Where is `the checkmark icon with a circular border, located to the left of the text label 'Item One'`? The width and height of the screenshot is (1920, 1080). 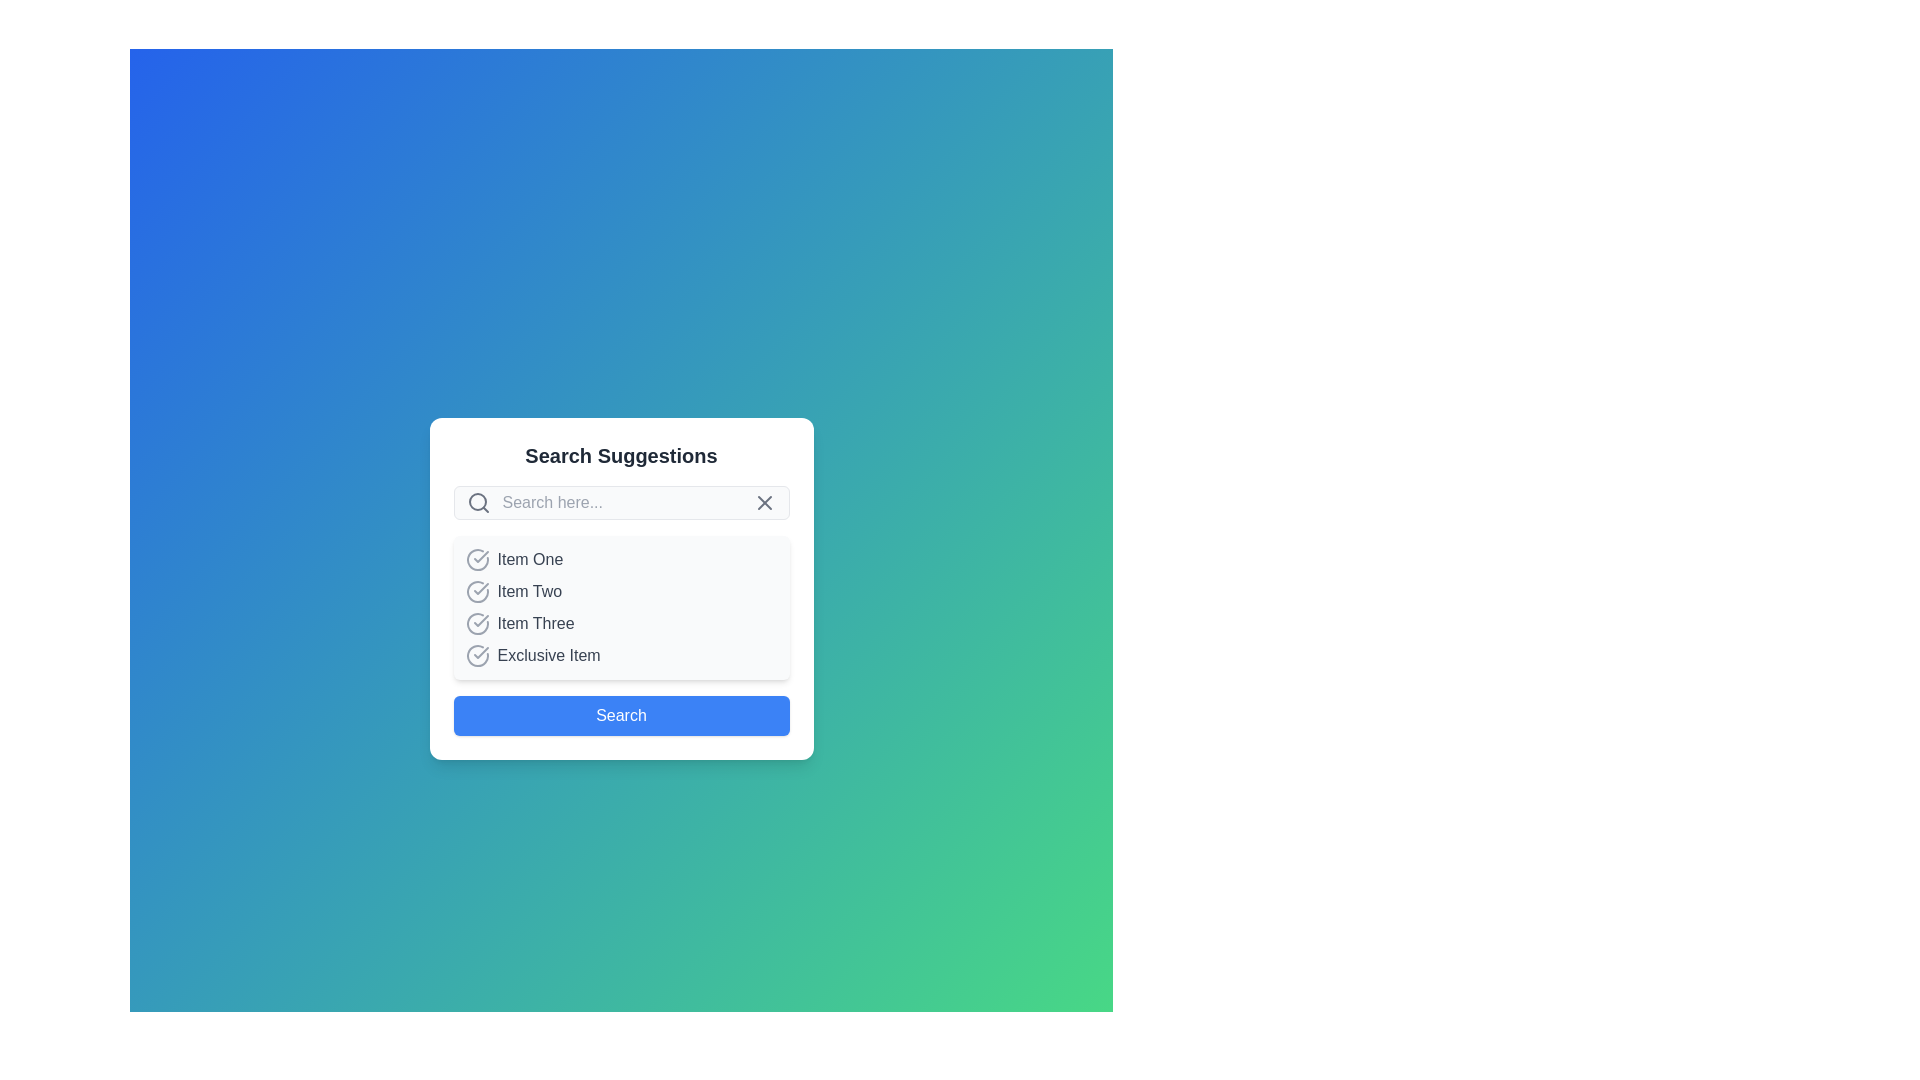
the checkmark icon with a circular border, located to the left of the text label 'Item One' is located at coordinates (480, 556).